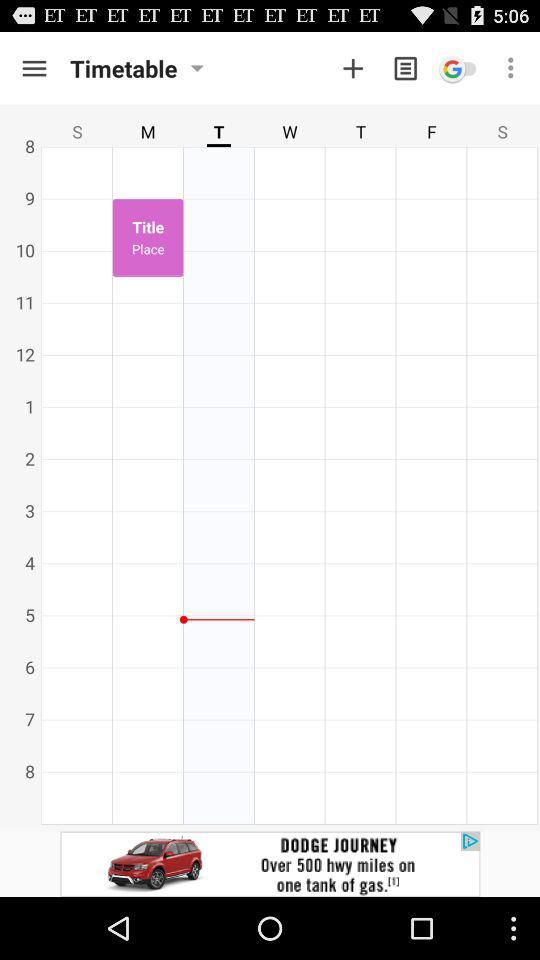 The width and height of the screenshot is (540, 960). What do you see at coordinates (405, 73) in the screenshot?
I see `the description icon` at bounding box center [405, 73].